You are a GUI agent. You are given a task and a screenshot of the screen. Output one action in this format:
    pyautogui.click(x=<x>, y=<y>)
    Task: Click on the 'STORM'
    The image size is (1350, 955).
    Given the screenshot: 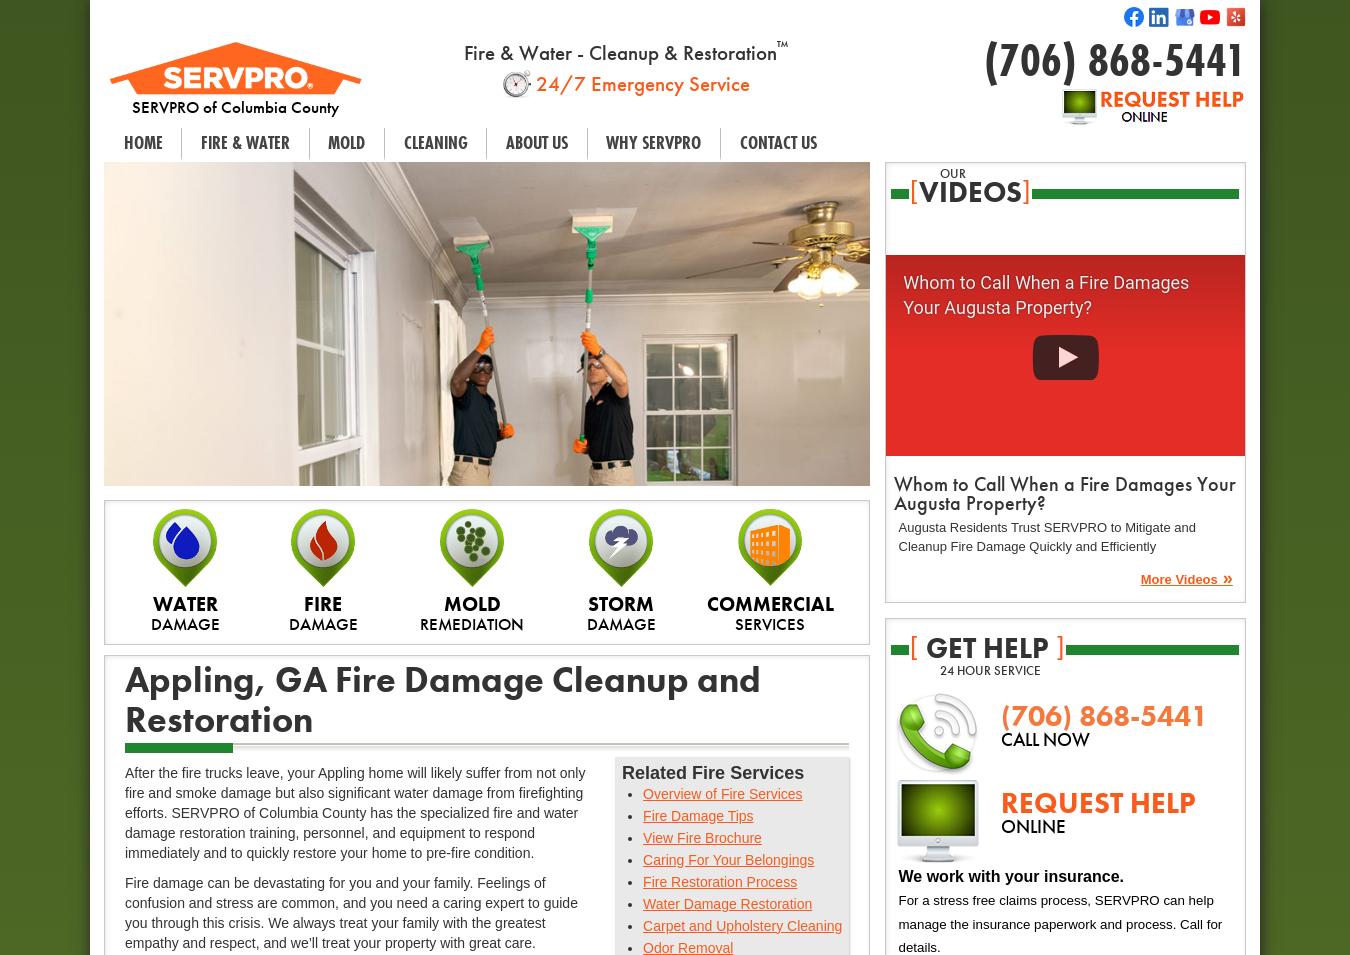 What is the action you would take?
    pyautogui.click(x=621, y=604)
    